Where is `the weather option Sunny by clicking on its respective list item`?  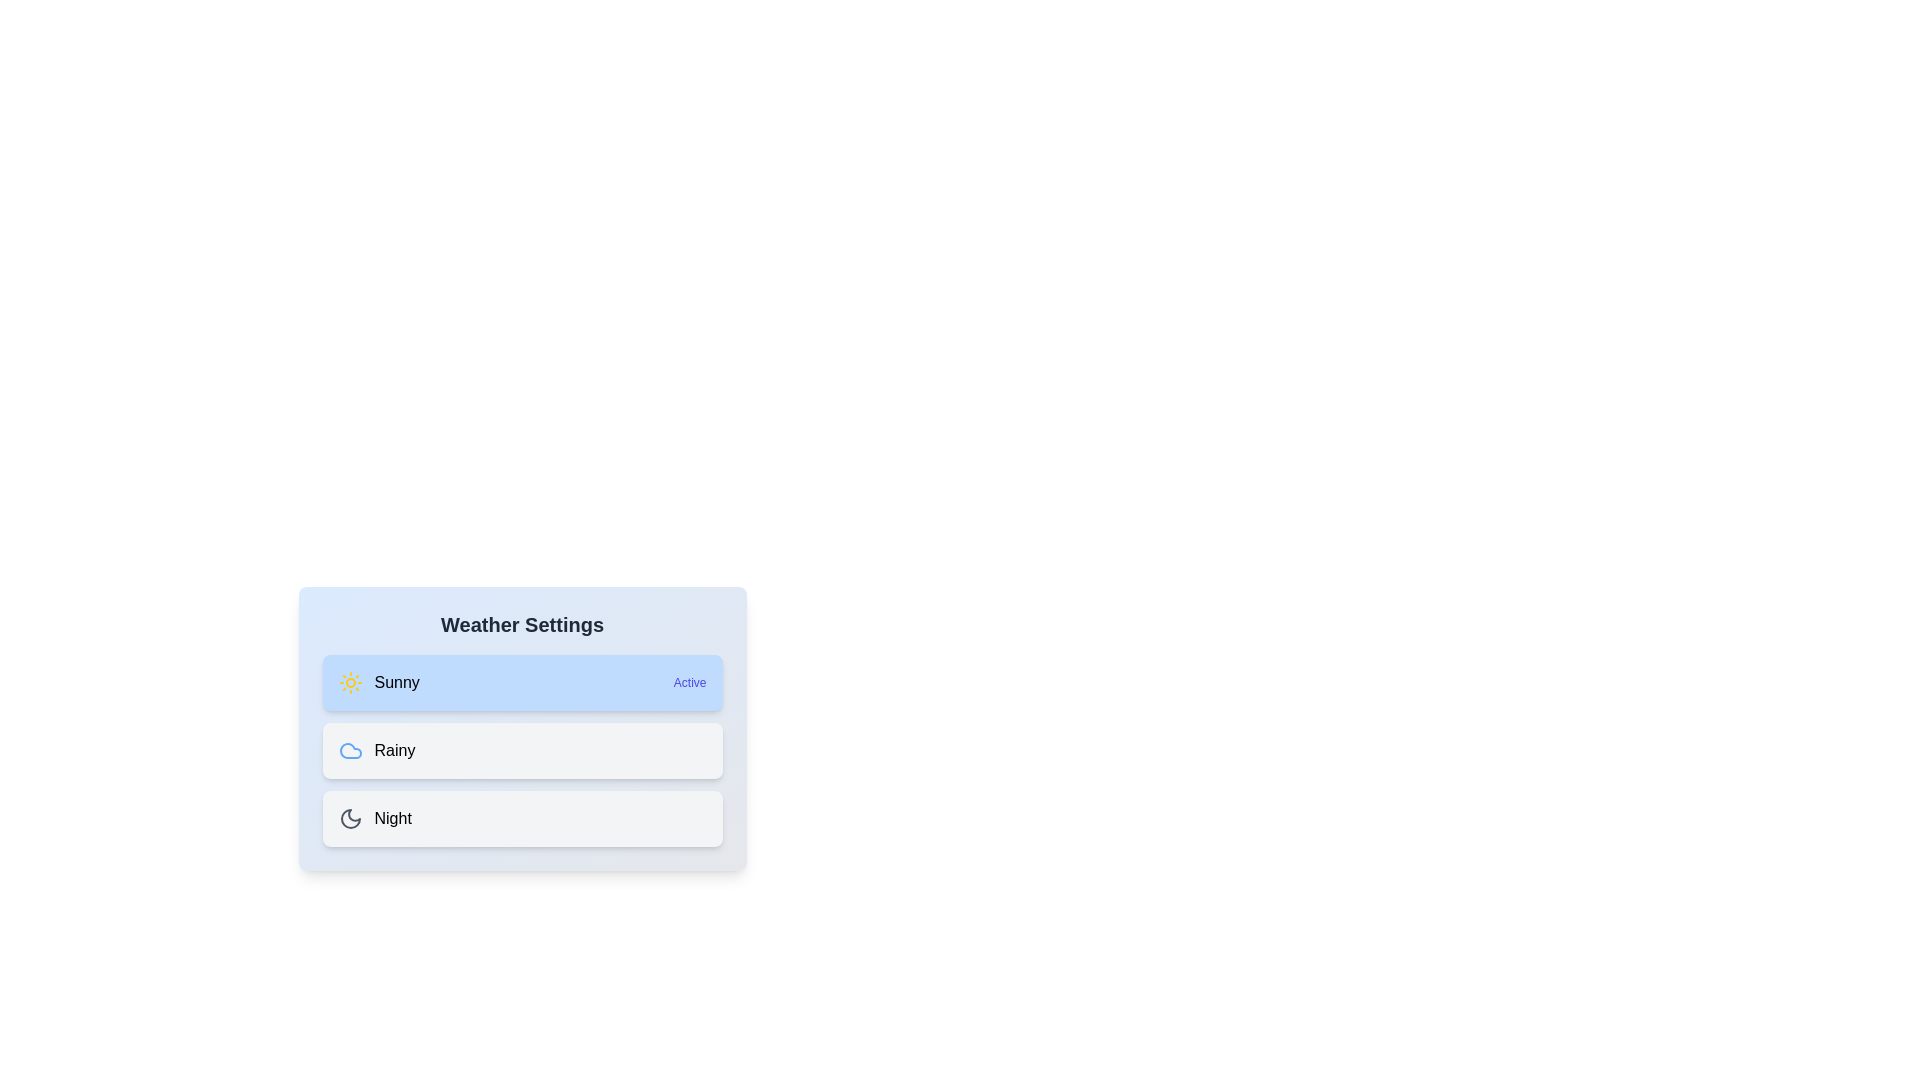 the weather option Sunny by clicking on its respective list item is located at coordinates (522, 681).